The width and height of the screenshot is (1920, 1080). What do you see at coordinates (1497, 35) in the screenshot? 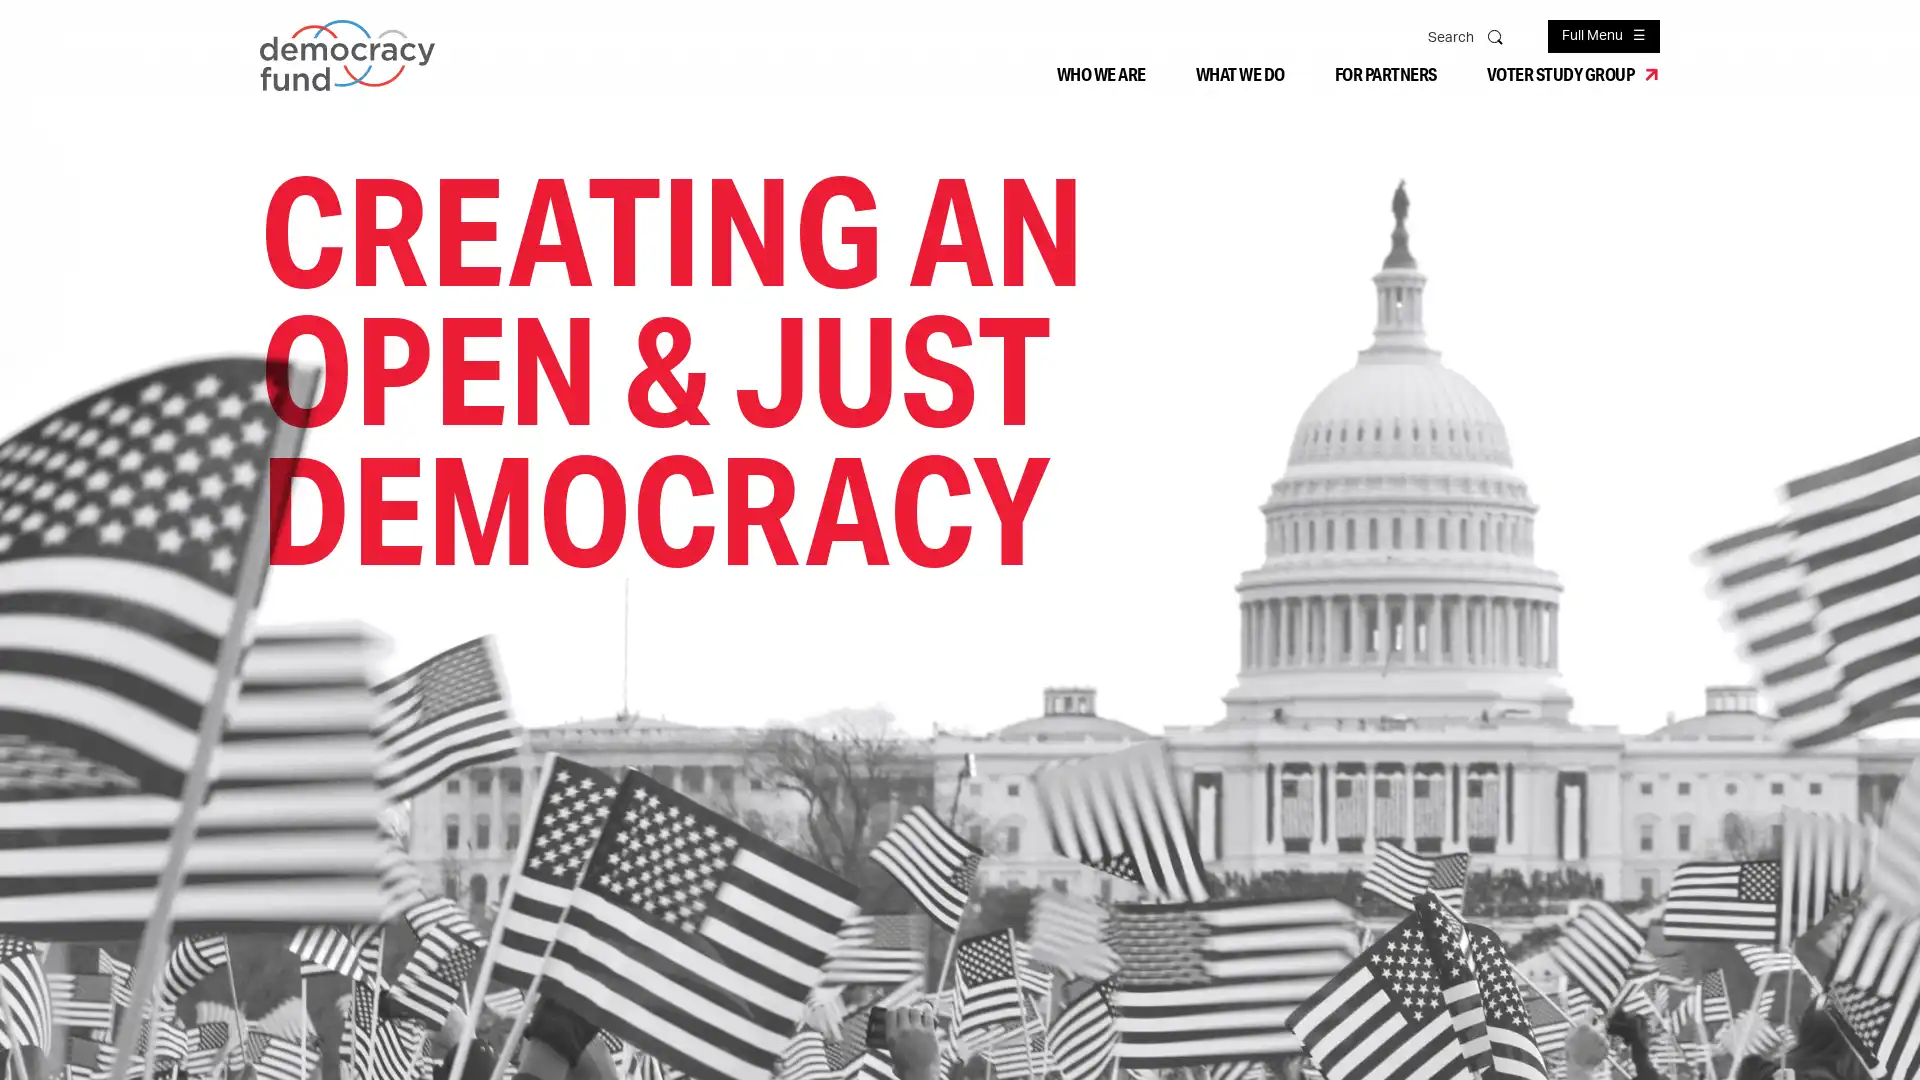
I see `Search` at bounding box center [1497, 35].